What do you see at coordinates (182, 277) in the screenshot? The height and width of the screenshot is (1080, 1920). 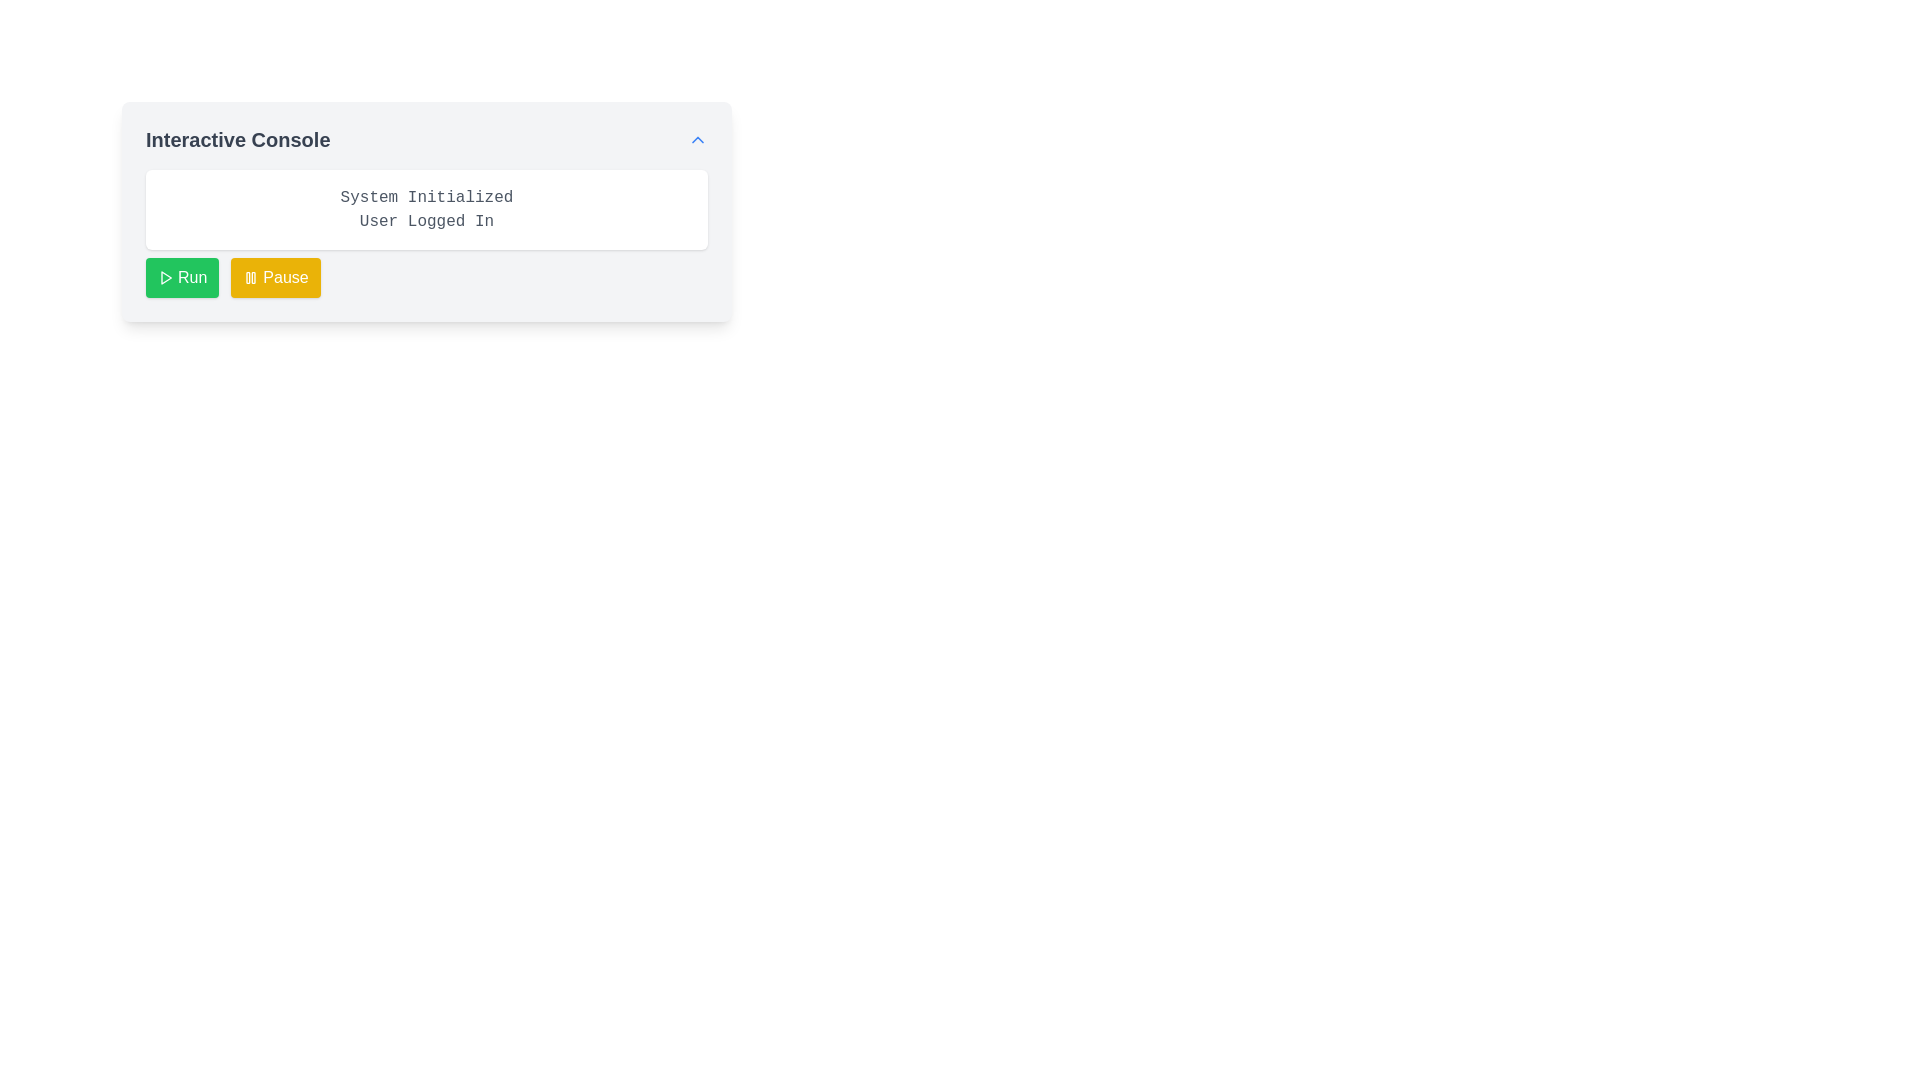 I see `the 'Run' button, which has a green background and white text` at bounding box center [182, 277].